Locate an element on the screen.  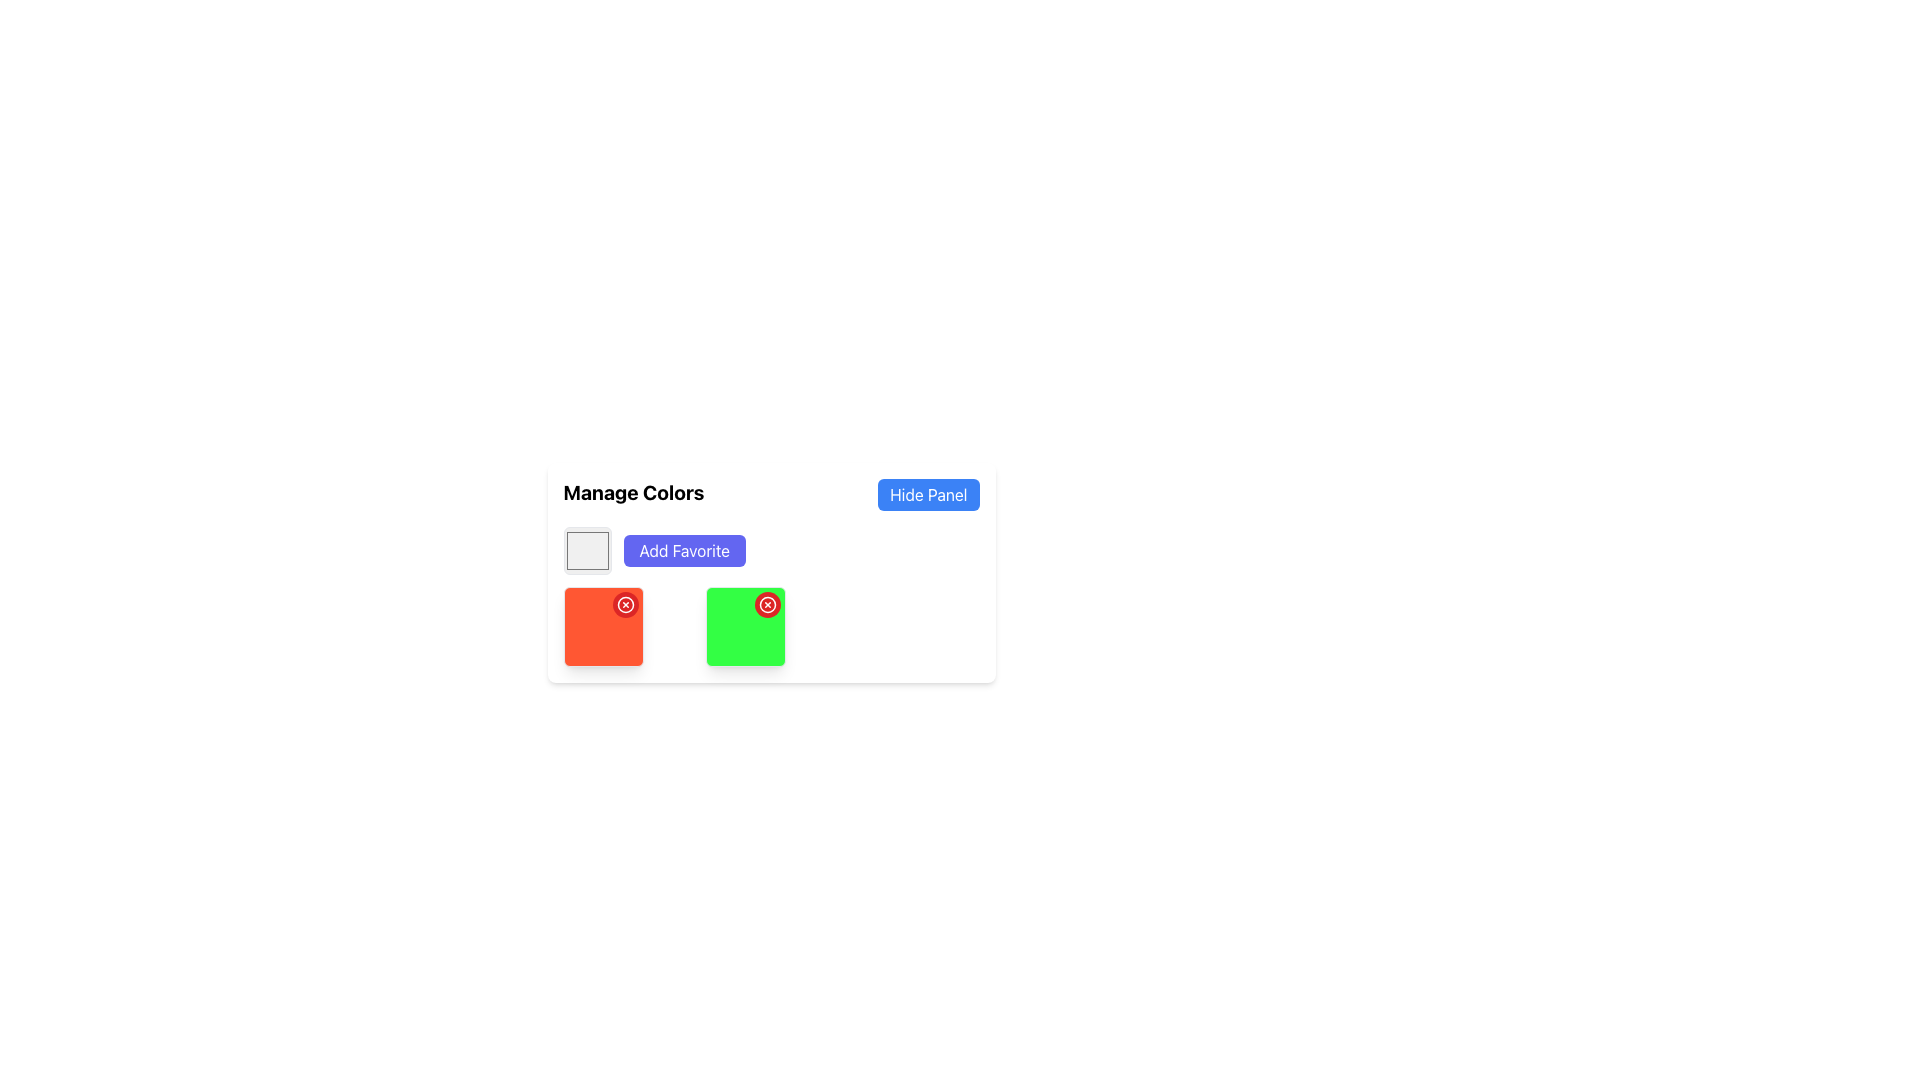
the upper-right corner of the interactive color box with a delete button located in the 'Manage Colors' section is located at coordinates (770, 573).